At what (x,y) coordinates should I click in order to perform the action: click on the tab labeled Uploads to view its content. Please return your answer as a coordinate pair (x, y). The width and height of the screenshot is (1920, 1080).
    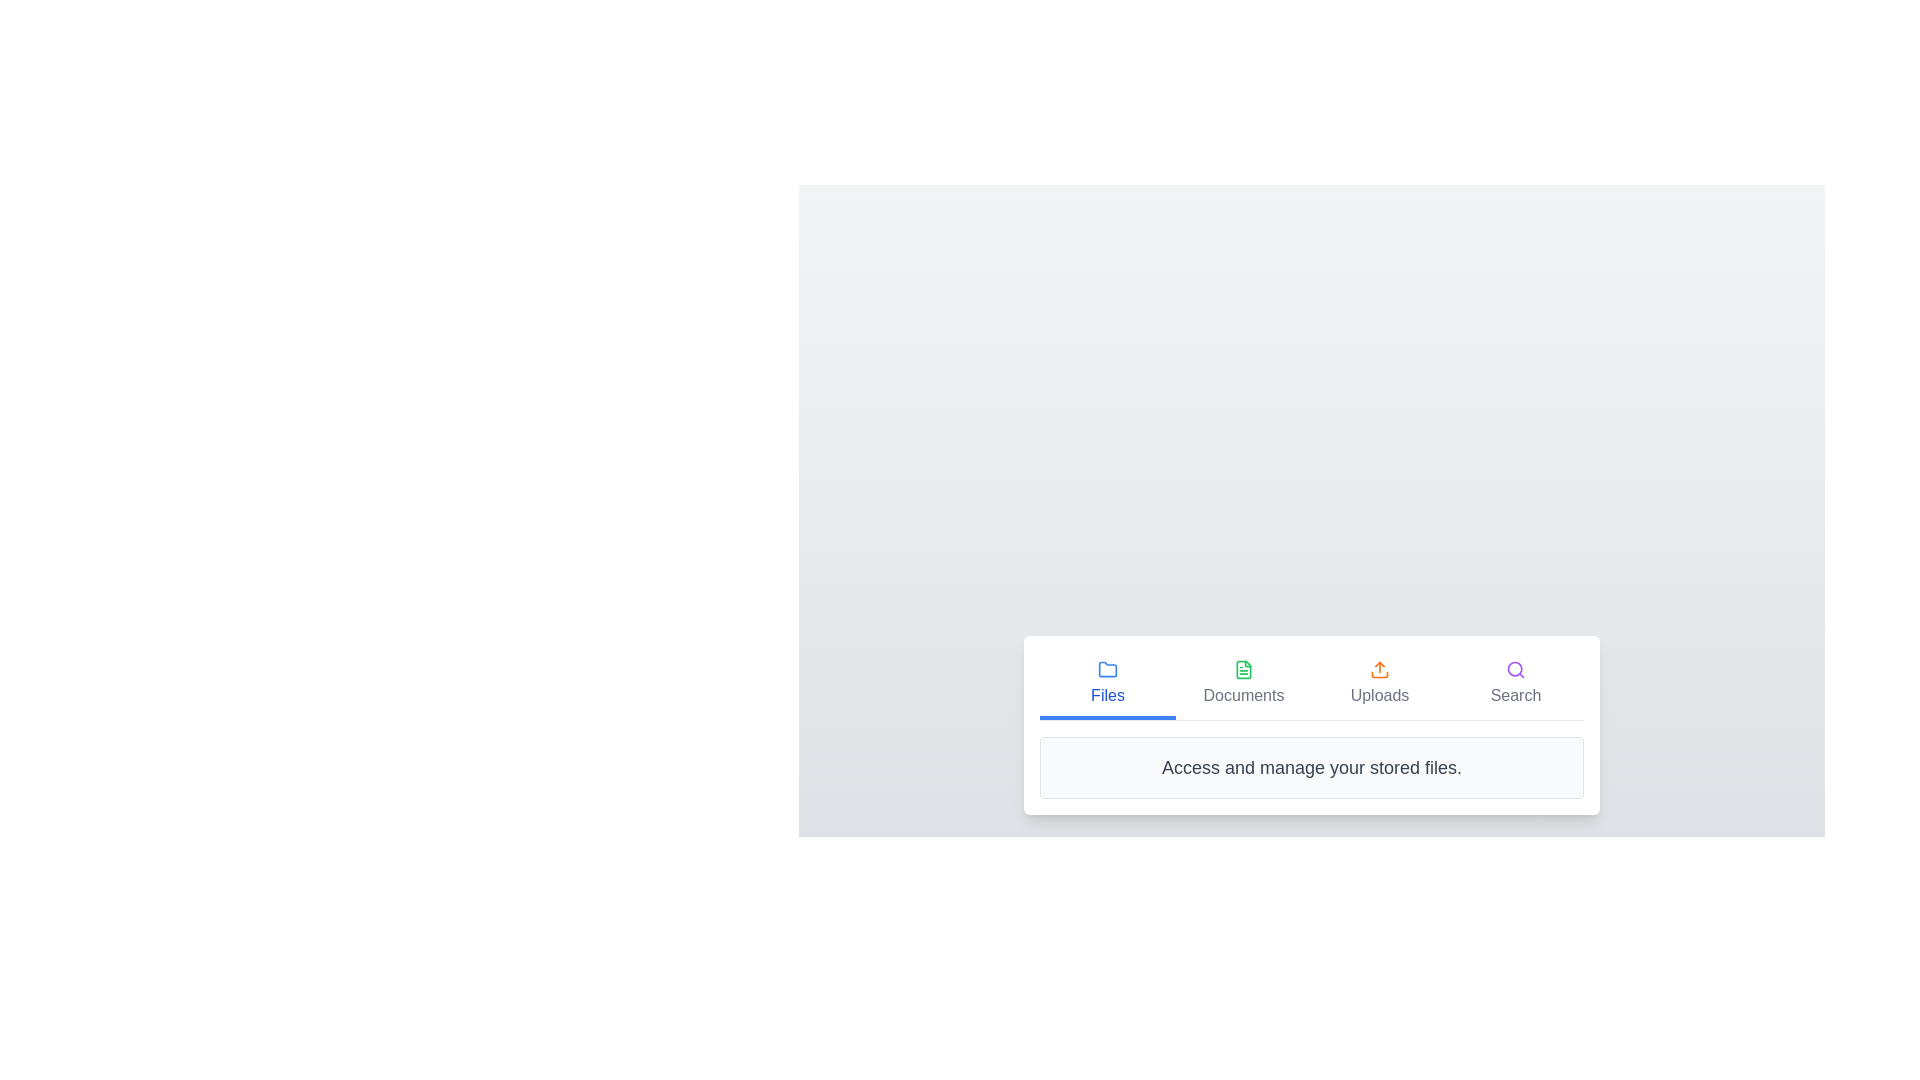
    Looking at the image, I should click on (1379, 684).